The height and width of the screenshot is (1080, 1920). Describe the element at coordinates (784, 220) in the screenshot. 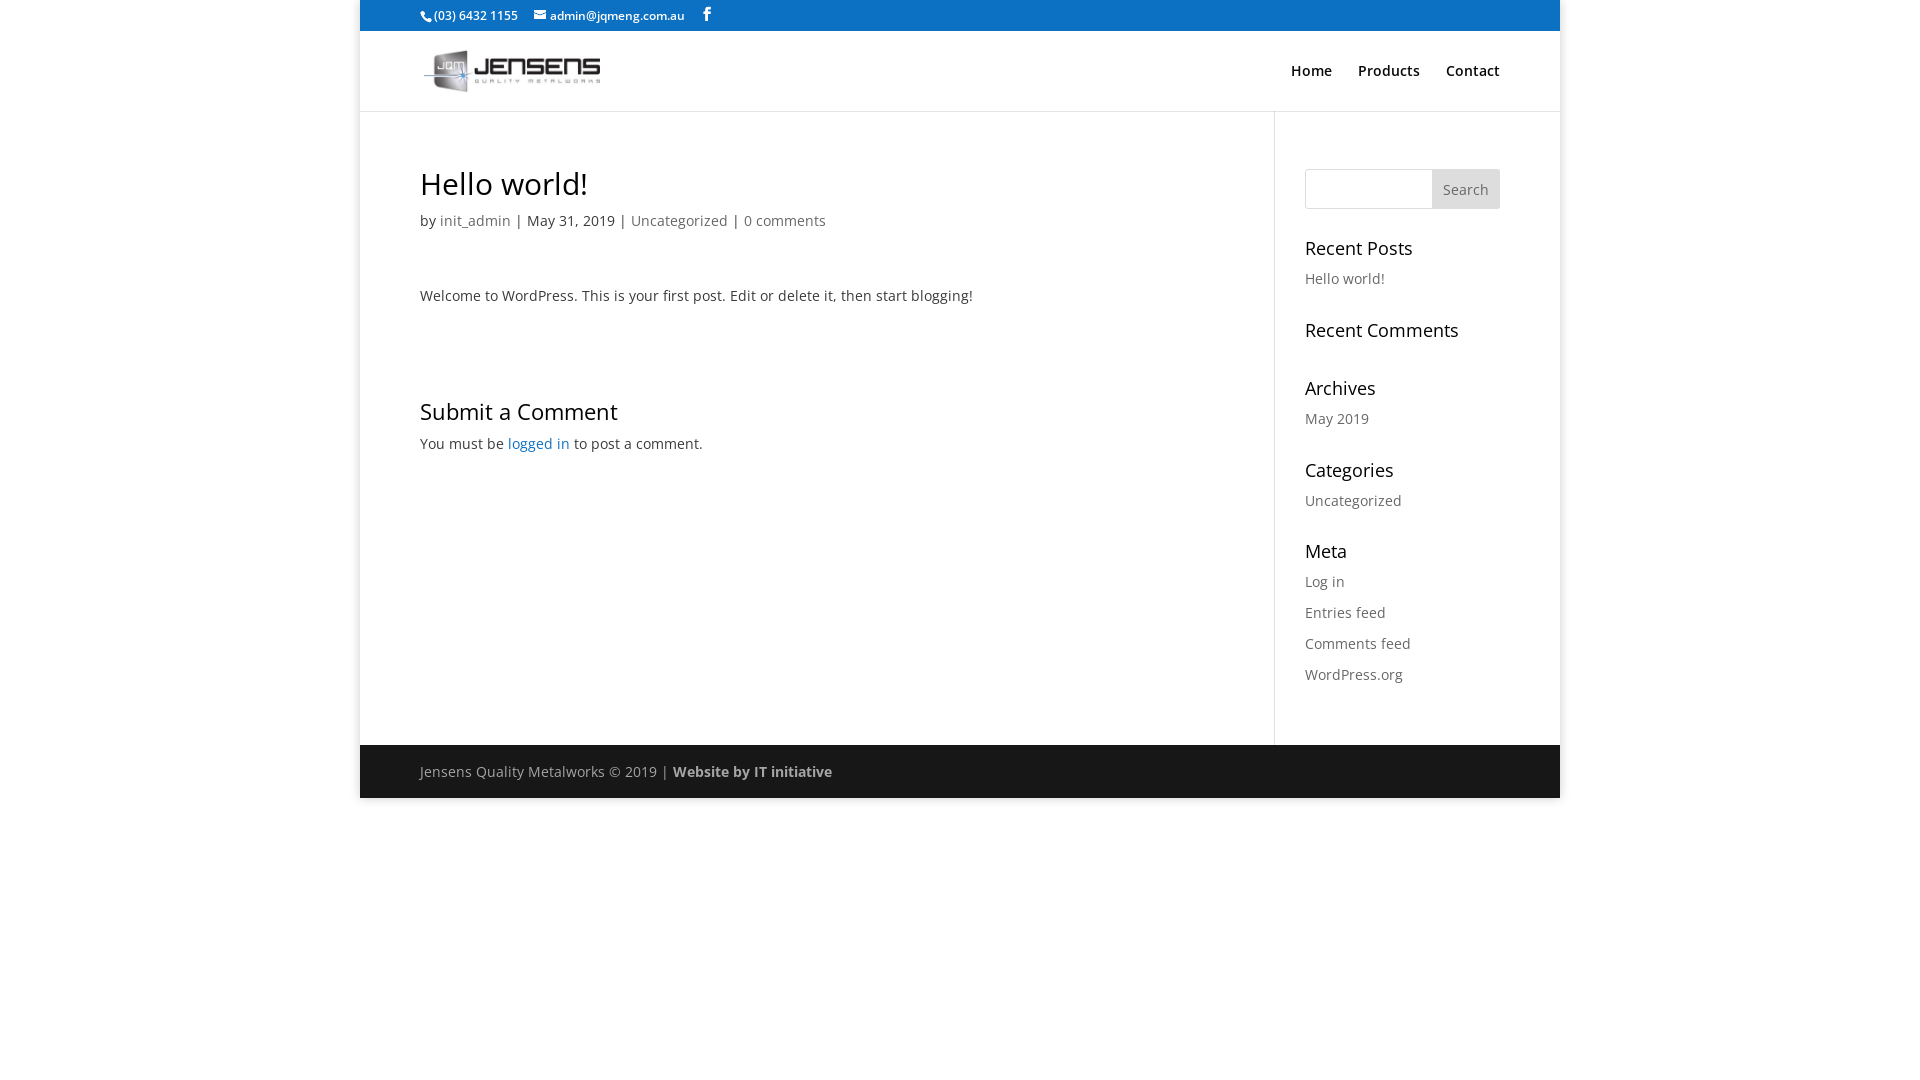

I see `'0 comments'` at that location.